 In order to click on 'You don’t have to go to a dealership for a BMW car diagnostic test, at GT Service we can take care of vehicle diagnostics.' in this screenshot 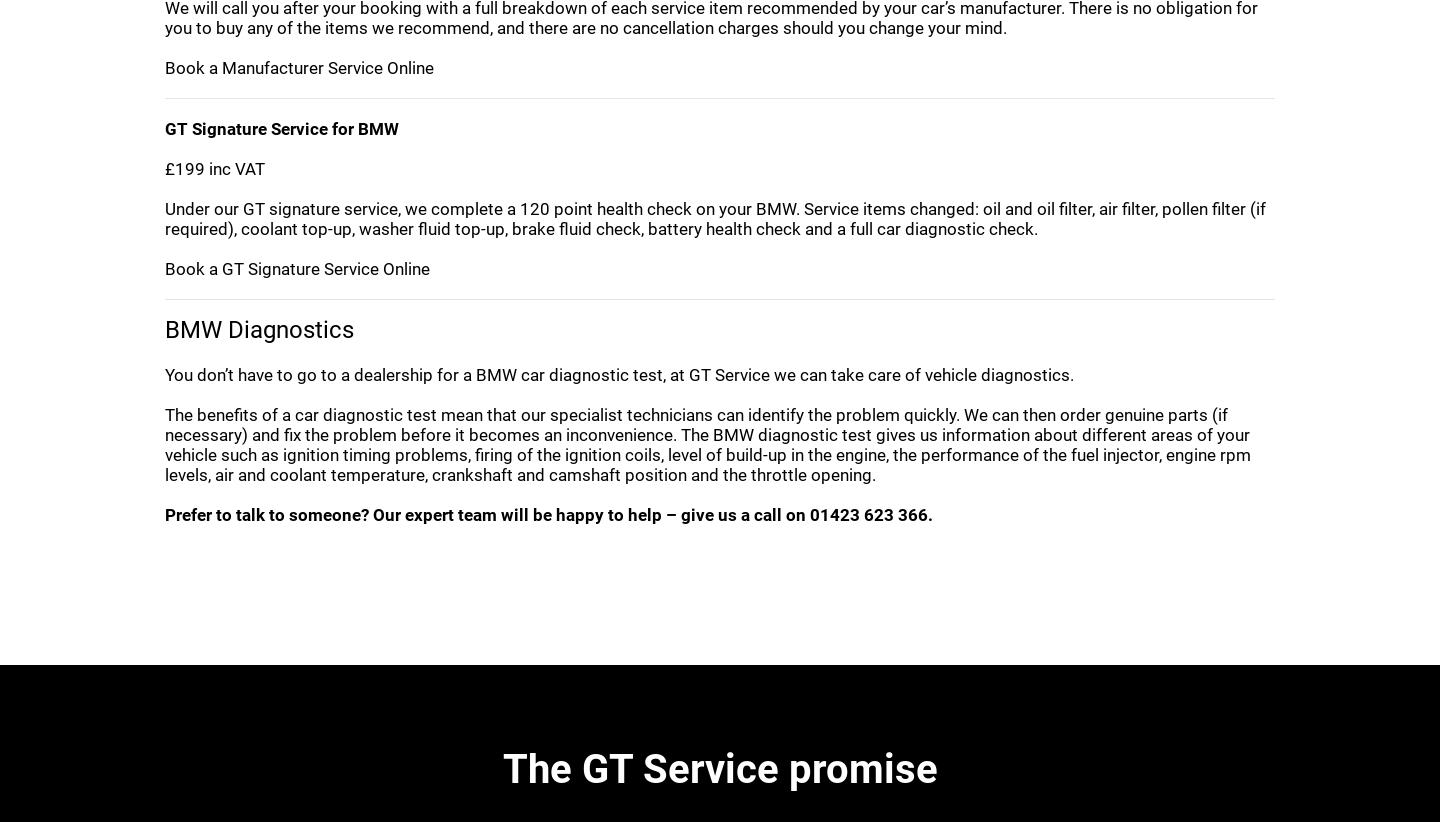, I will do `click(164, 374)`.